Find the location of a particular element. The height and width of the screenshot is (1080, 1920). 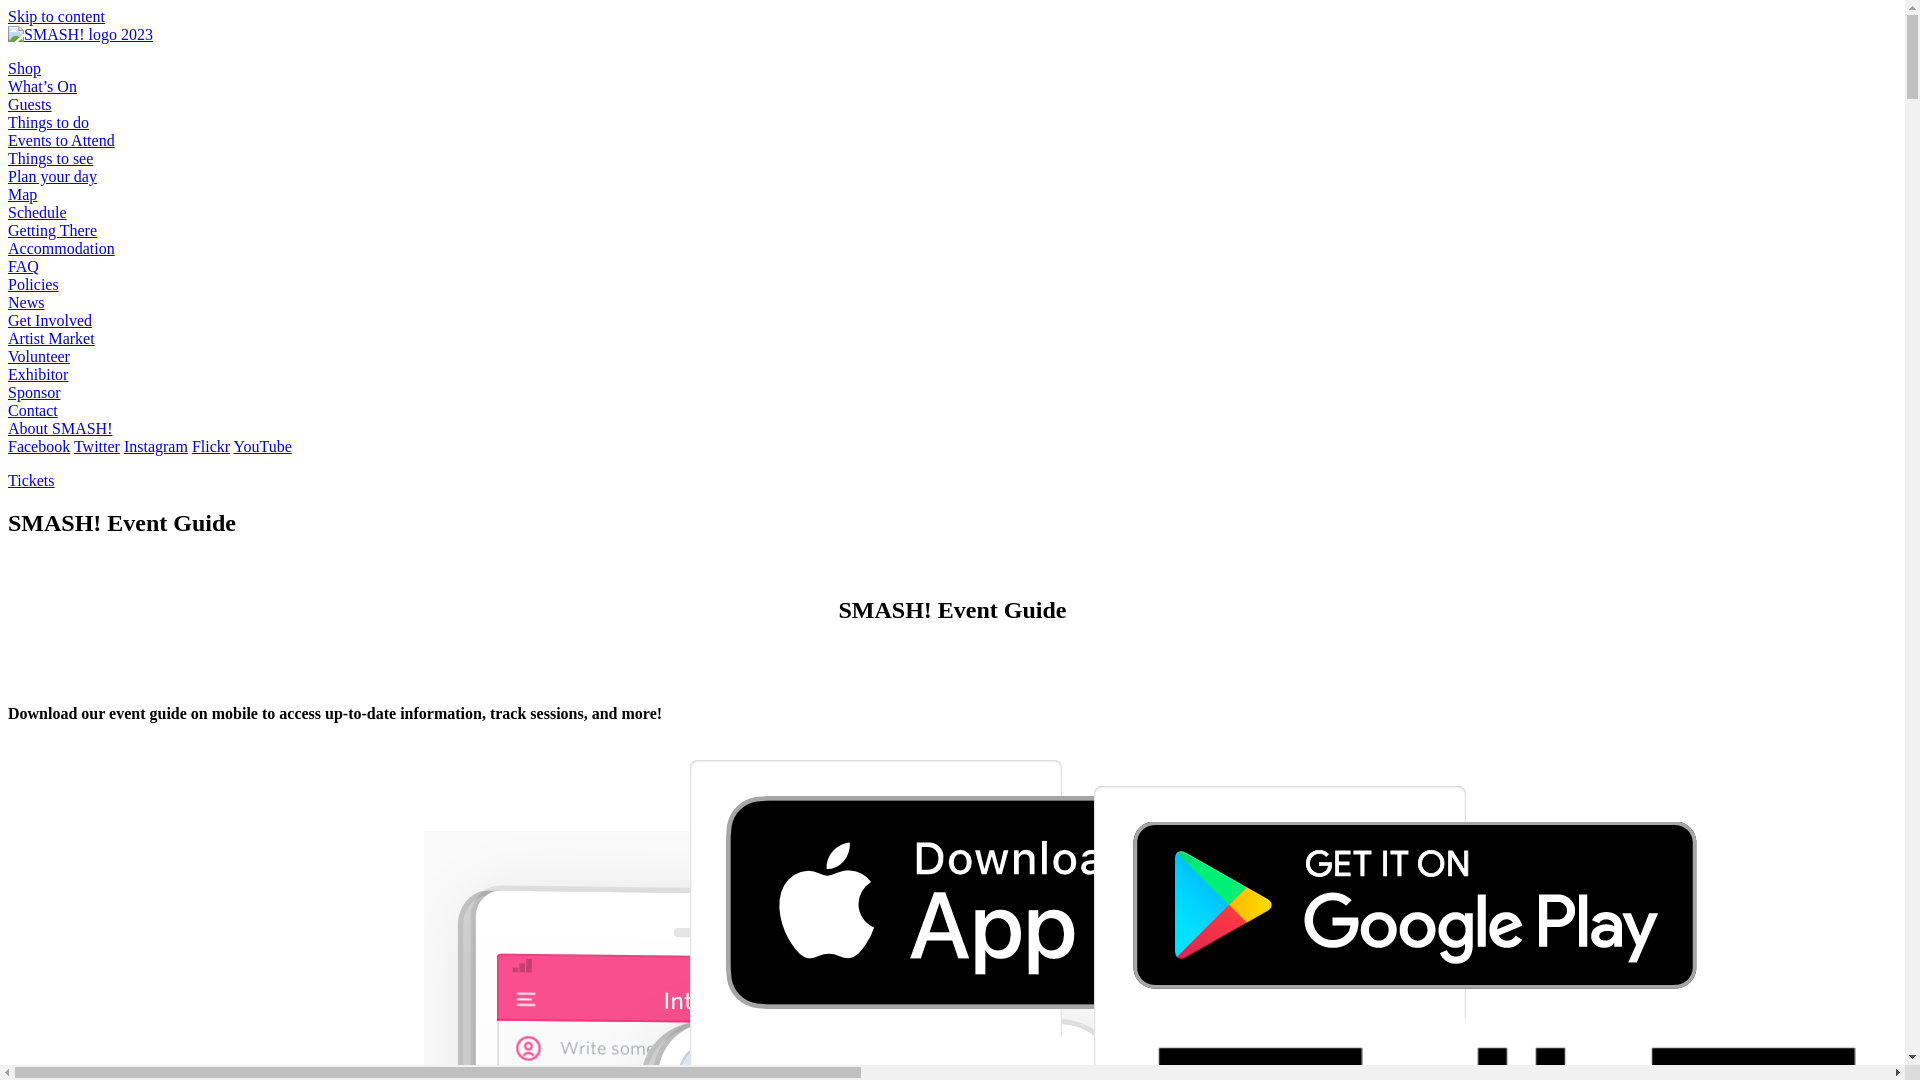

'About SMASH!' is located at coordinates (8, 427).